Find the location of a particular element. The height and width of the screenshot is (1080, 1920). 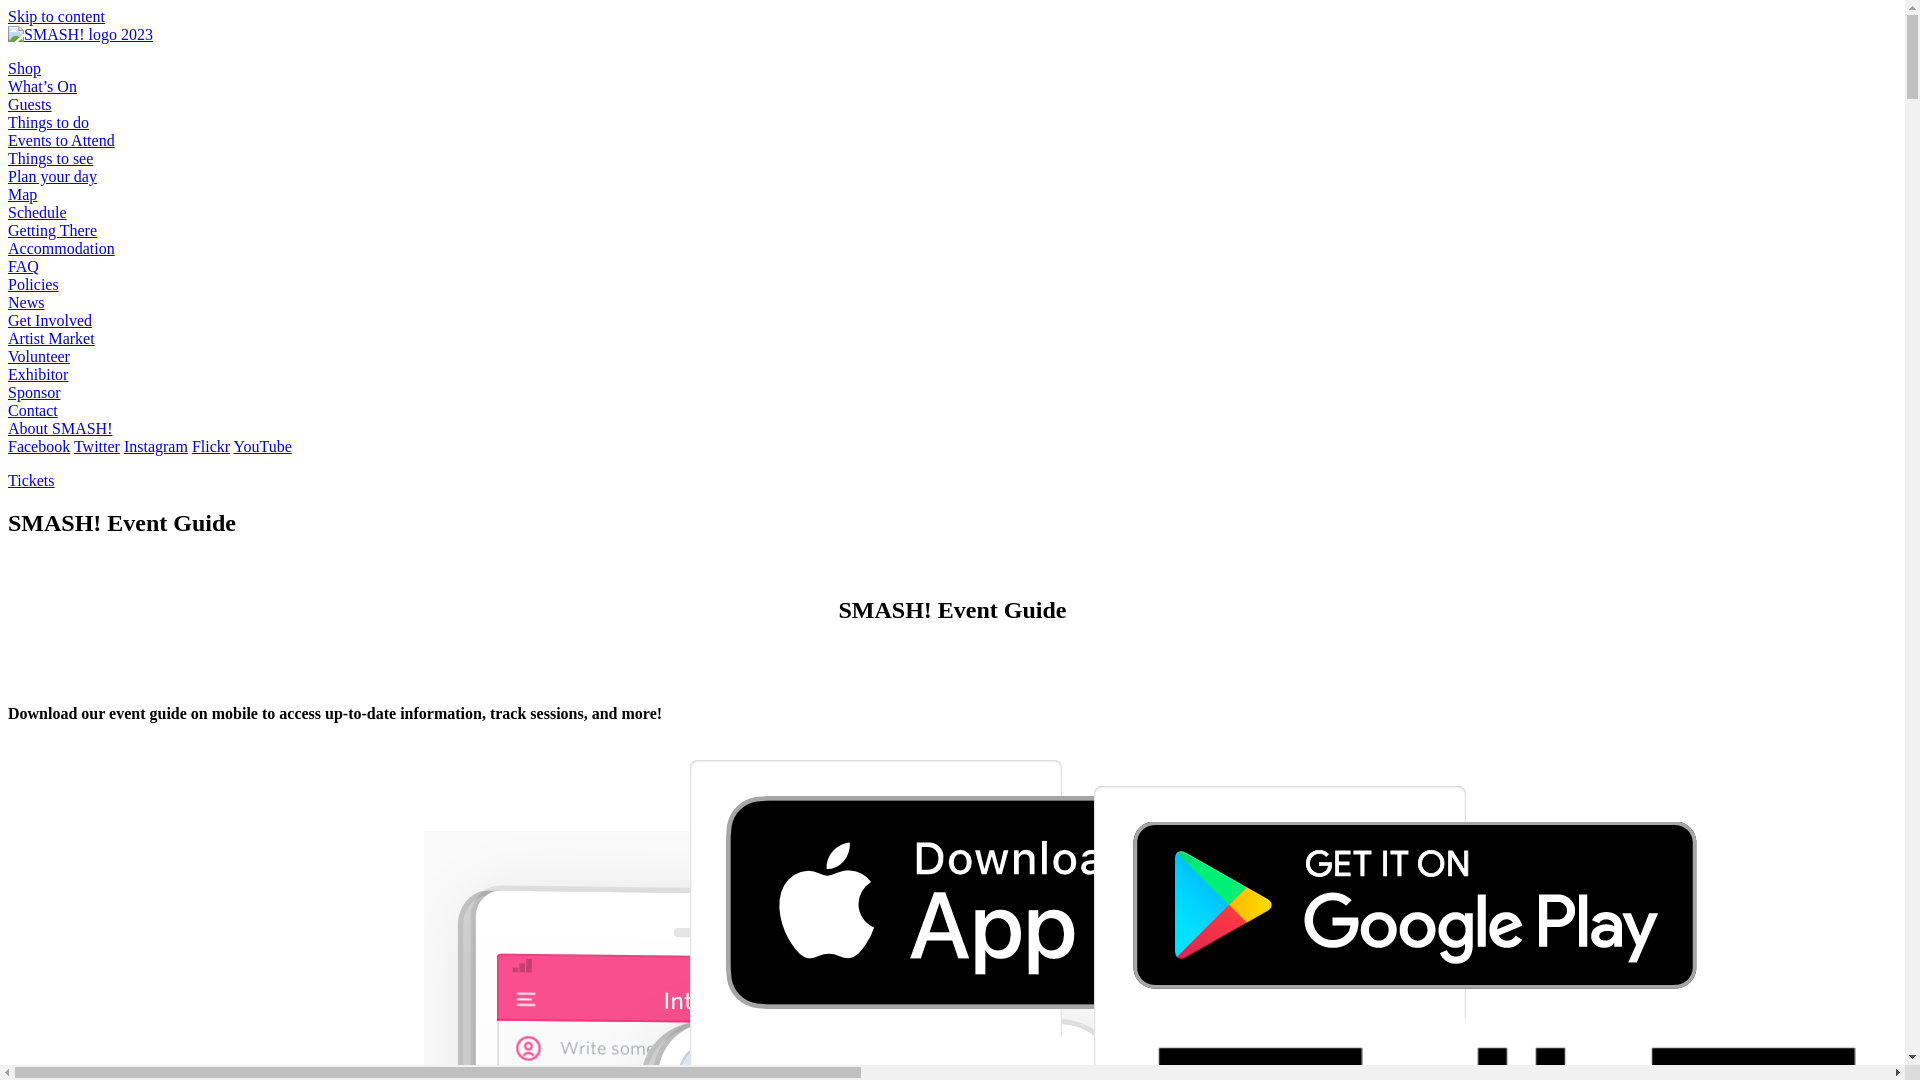

'About SMASH!' is located at coordinates (8, 427).